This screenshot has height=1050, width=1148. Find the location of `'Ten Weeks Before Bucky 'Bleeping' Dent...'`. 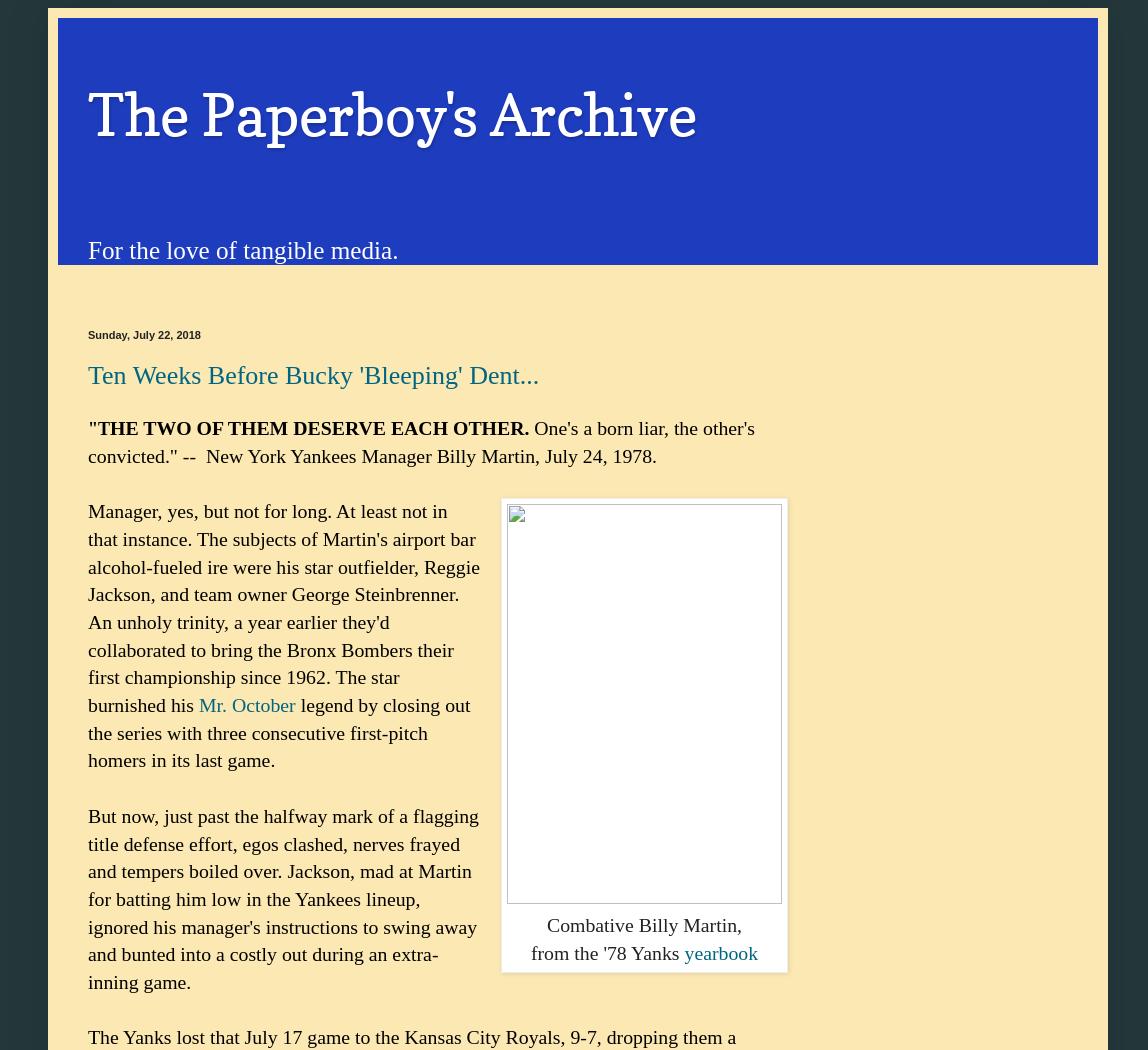

'Ten Weeks Before Bucky 'Bleeping' Dent...' is located at coordinates (313, 373).